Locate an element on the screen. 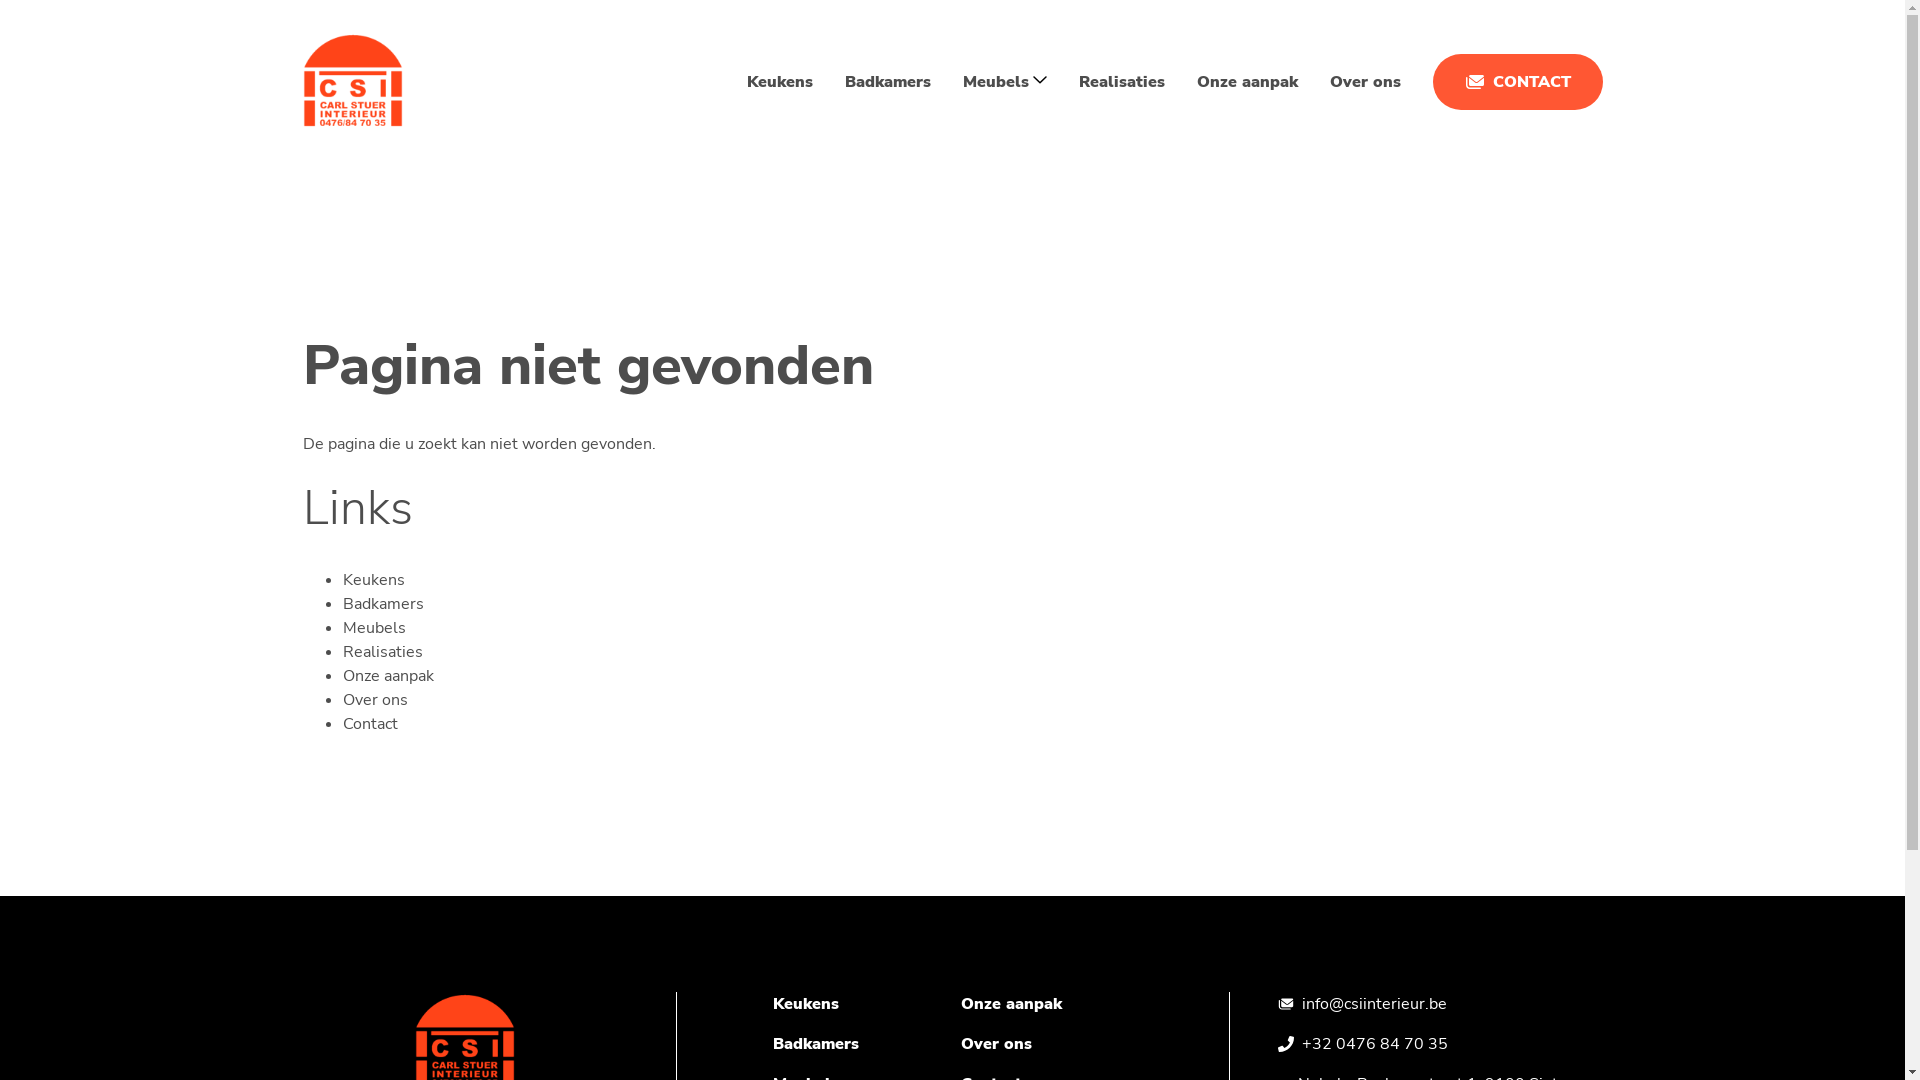 The height and width of the screenshot is (1080, 1920). 'Over ons' is located at coordinates (374, 698).